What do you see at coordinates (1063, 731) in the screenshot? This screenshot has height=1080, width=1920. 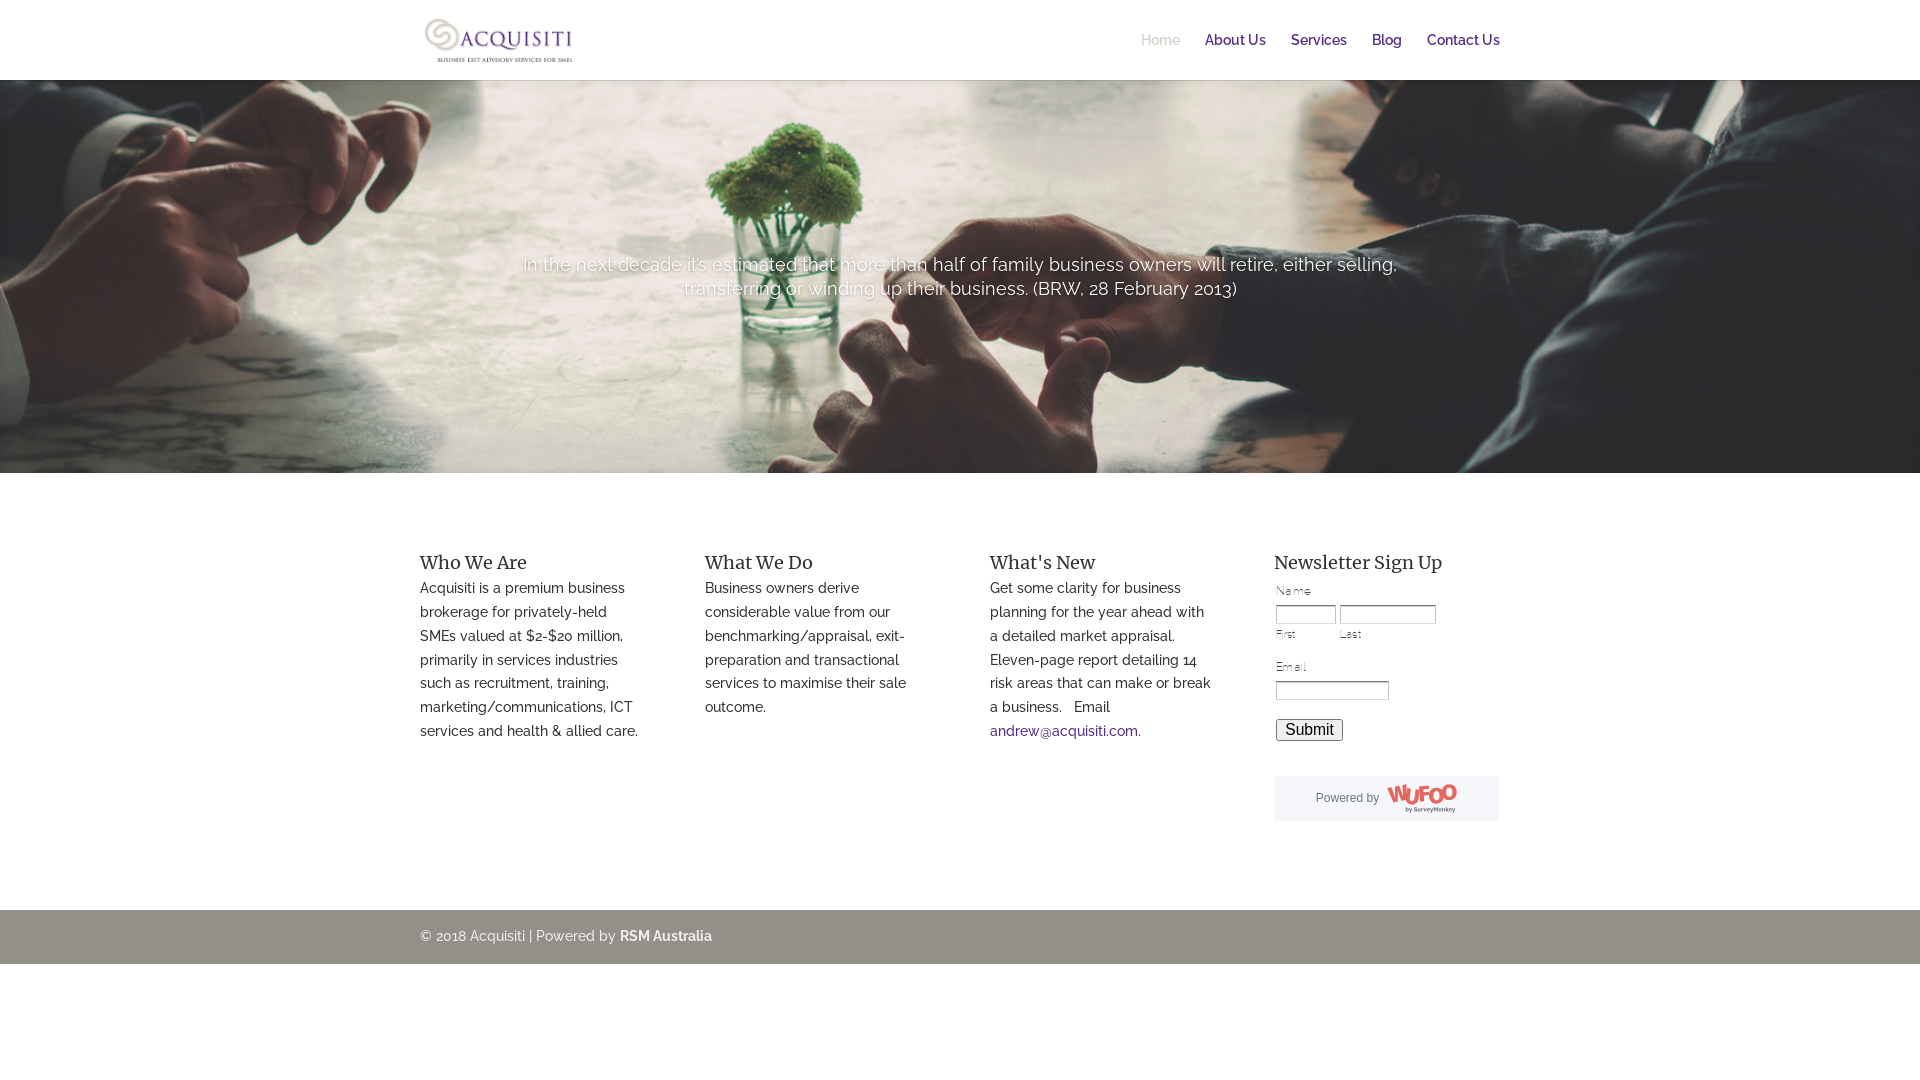 I see `'andrew@acquisiti.com'` at bounding box center [1063, 731].